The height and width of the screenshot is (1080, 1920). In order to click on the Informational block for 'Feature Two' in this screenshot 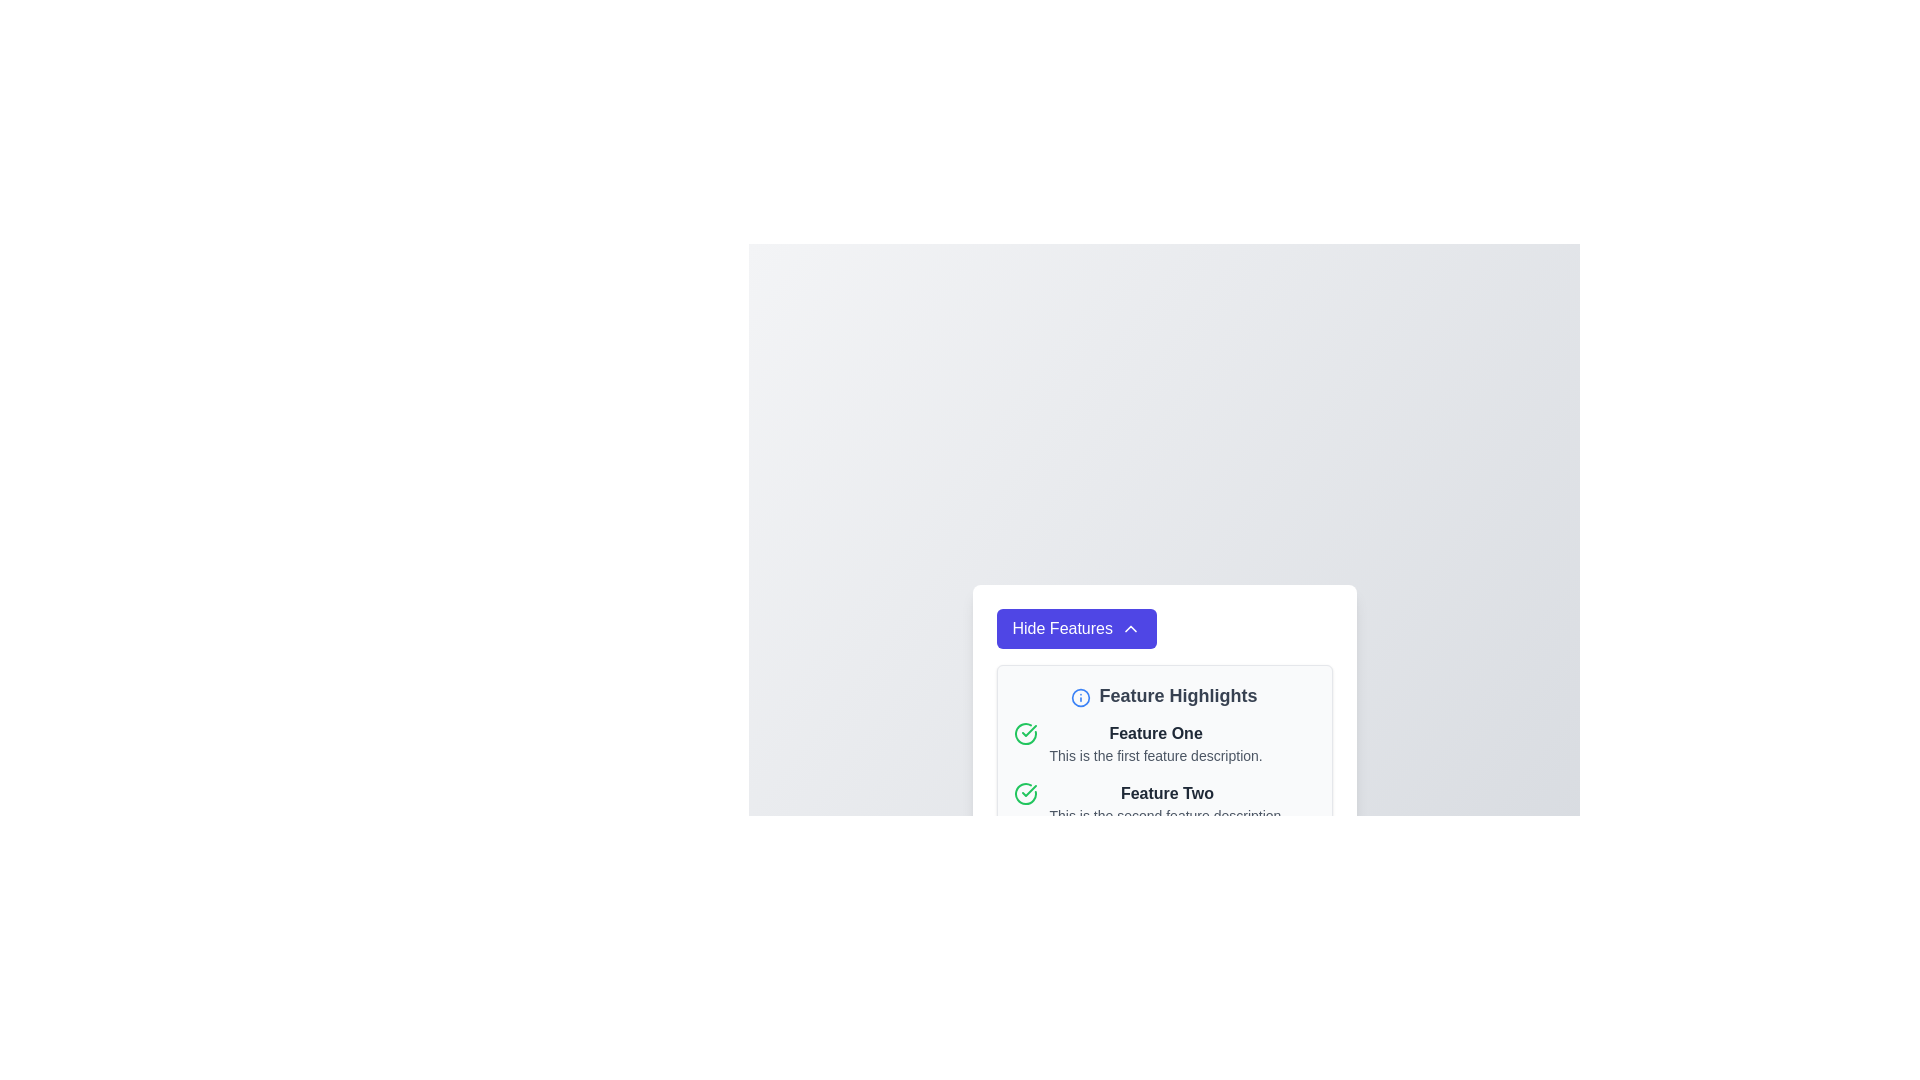, I will do `click(1164, 802)`.